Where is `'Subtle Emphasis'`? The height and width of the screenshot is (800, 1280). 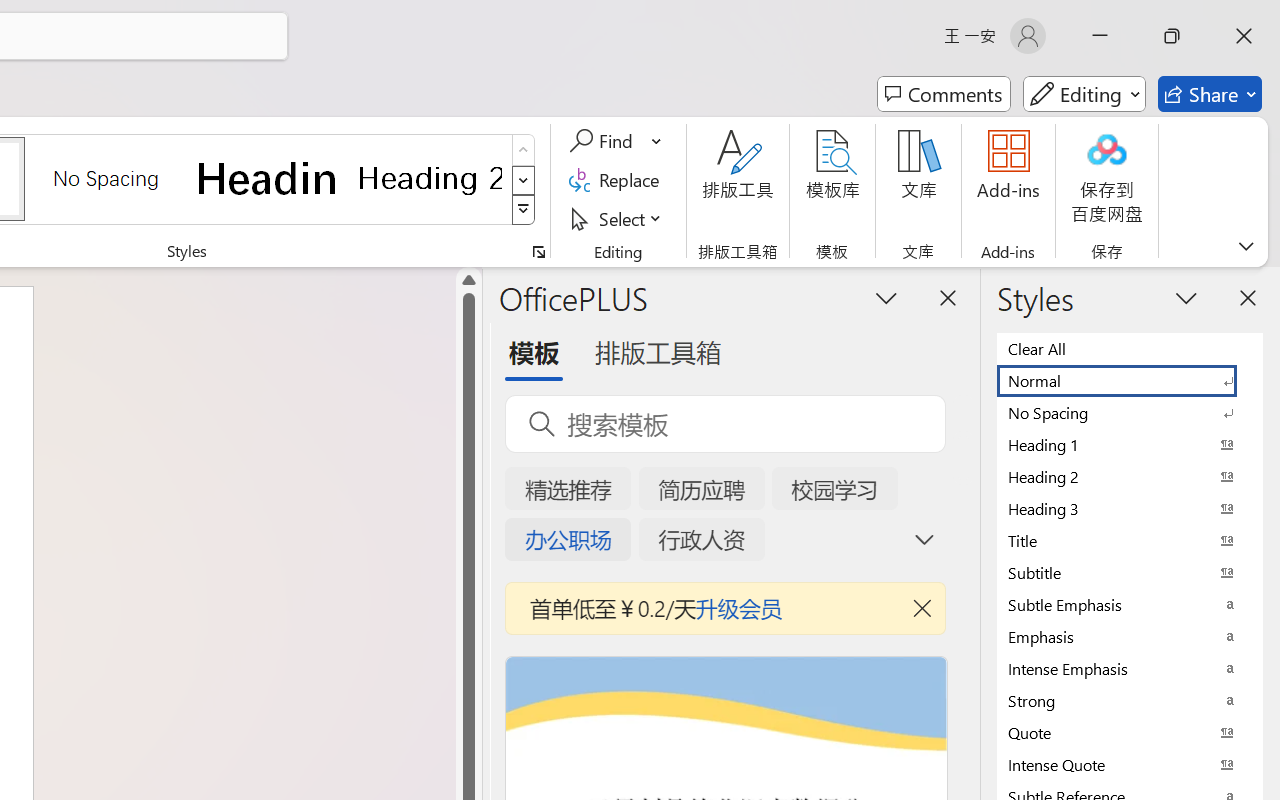
'Subtle Emphasis' is located at coordinates (1130, 604).